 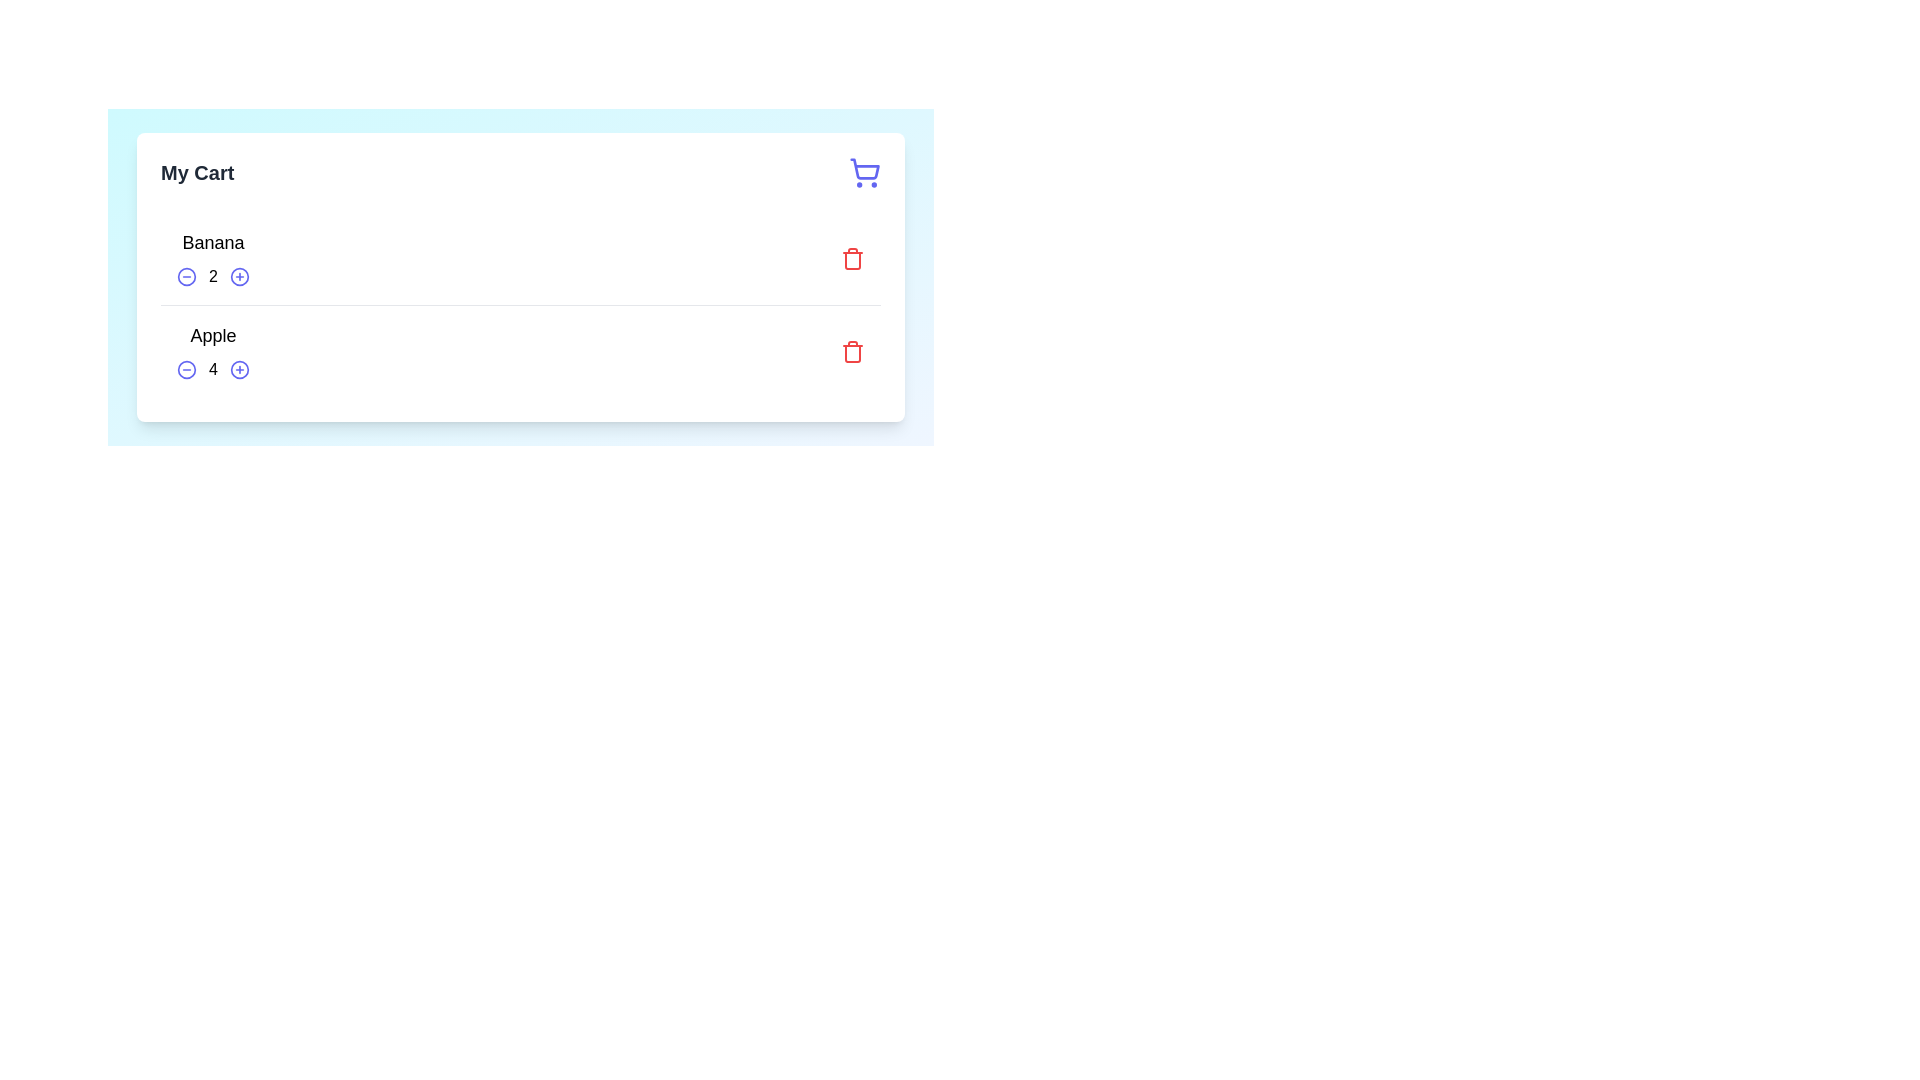 What do you see at coordinates (213, 370) in the screenshot?
I see `bold numeric value '4' representing the quantity of 'Apple' in the cart summary, located between the decrement and increment icons` at bounding box center [213, 370].